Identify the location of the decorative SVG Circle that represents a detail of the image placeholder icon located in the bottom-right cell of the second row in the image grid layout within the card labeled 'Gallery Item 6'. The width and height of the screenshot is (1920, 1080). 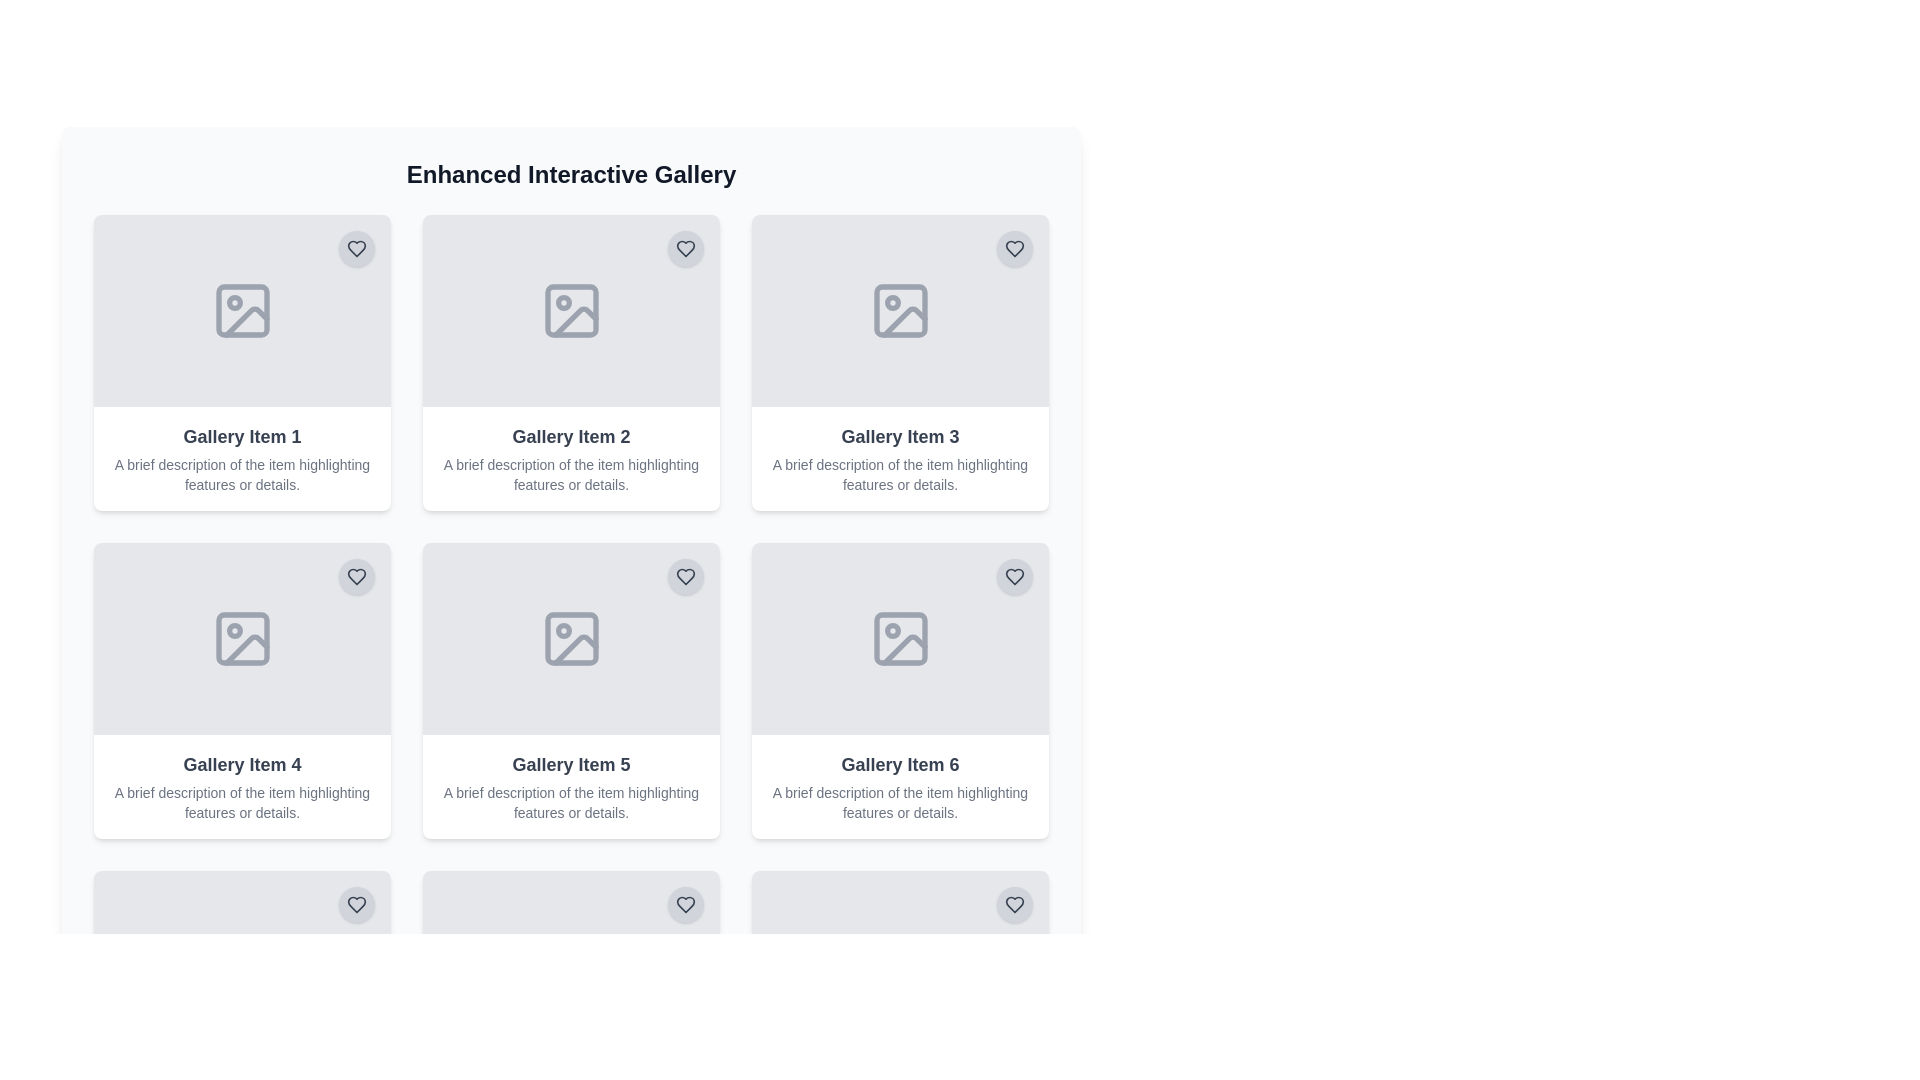
(891, 631).